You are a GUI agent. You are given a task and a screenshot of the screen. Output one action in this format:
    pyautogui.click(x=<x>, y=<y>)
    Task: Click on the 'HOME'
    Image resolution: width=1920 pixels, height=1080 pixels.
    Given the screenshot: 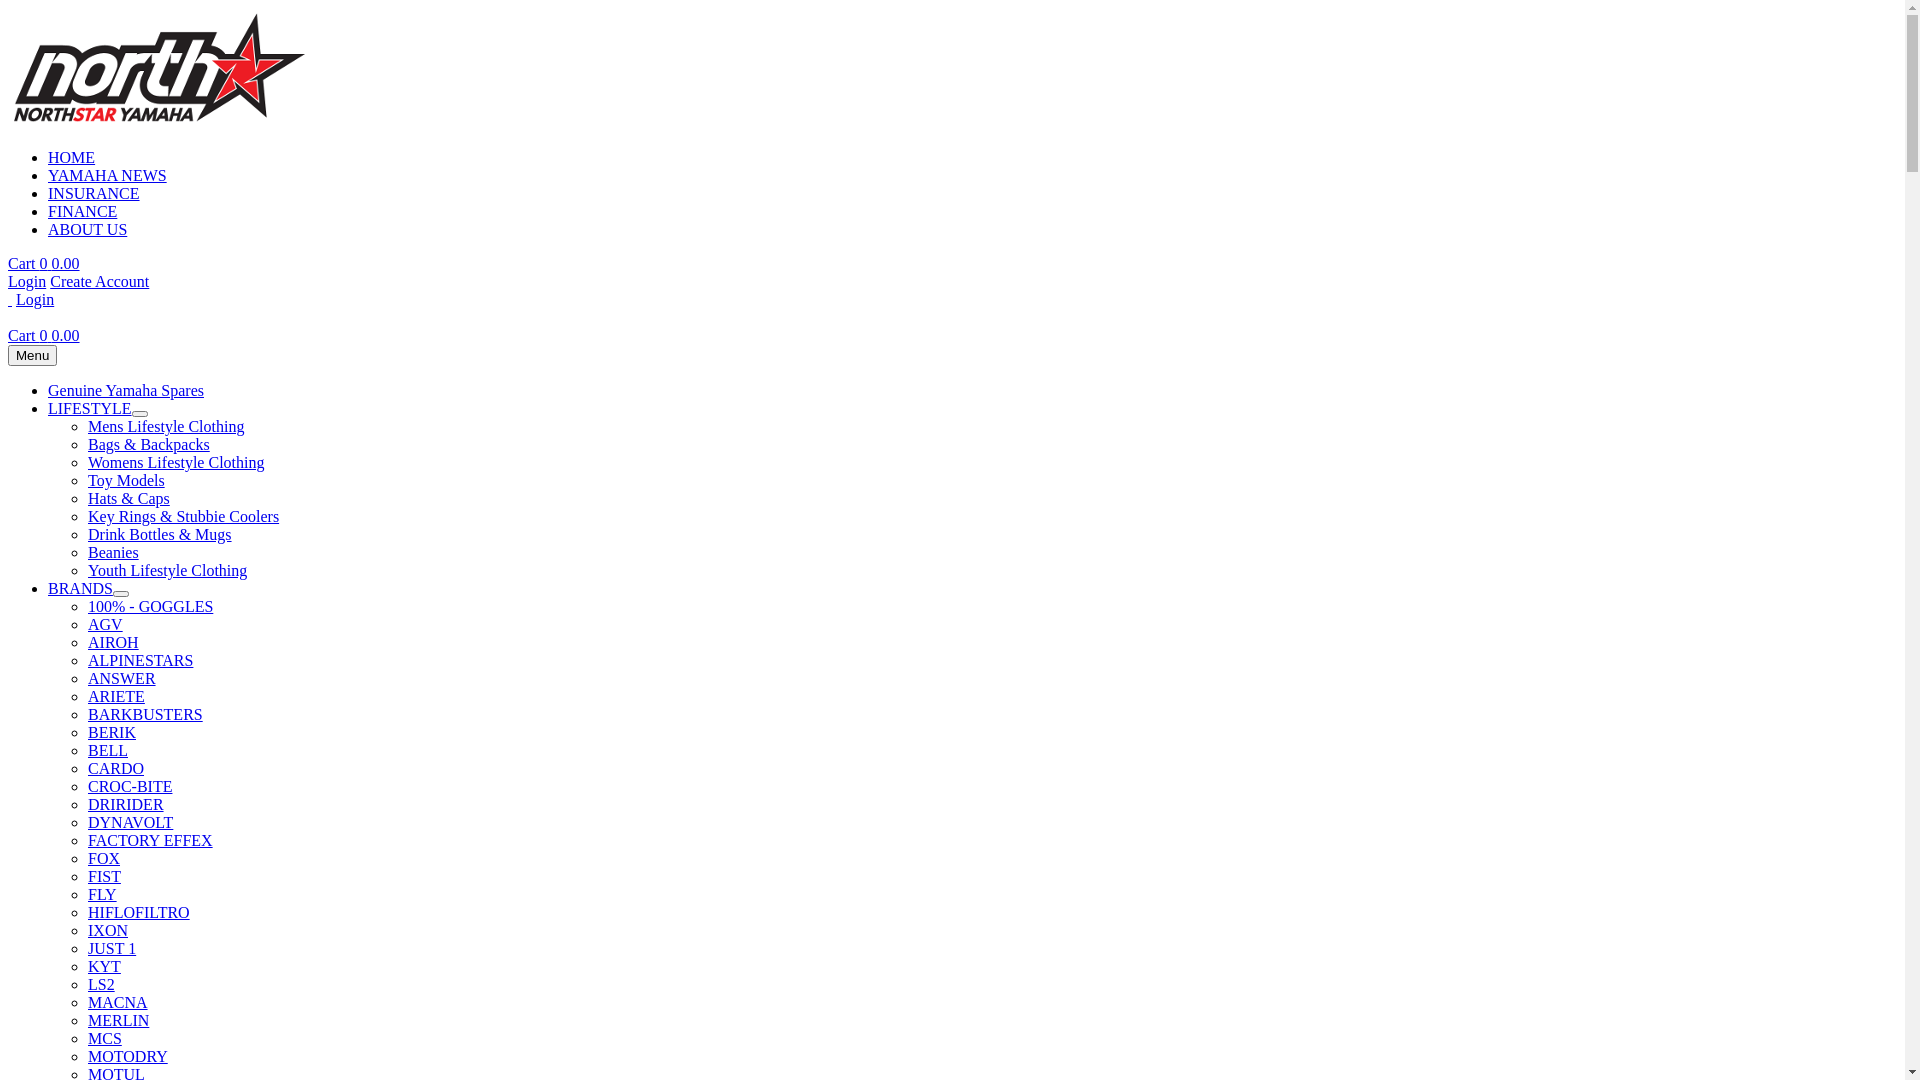 What is the action you would take?
    pyautogui.click(x=71, y=156)
    